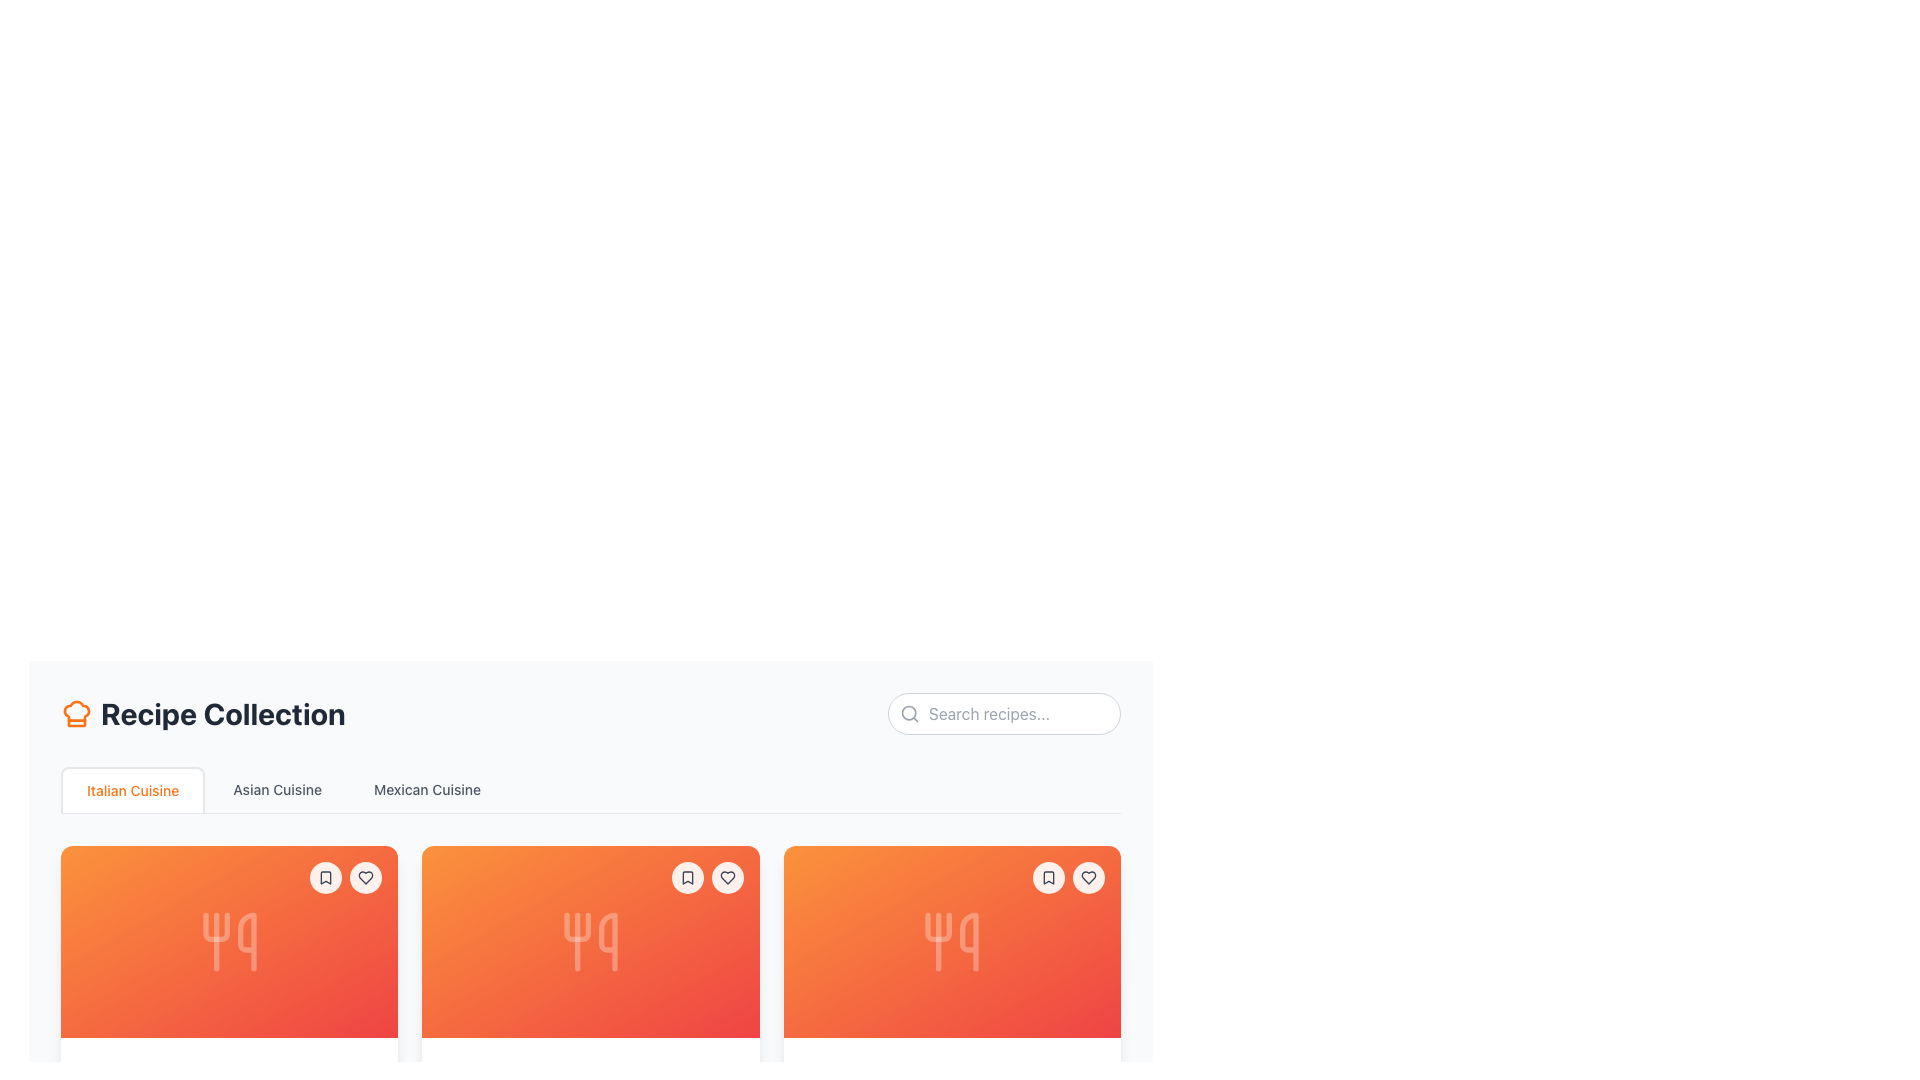  Describe the element at coordinates (687, 877) in the screenshot. I see `the bookmark icon located in the top-right corner of the second recipe card` at that location.